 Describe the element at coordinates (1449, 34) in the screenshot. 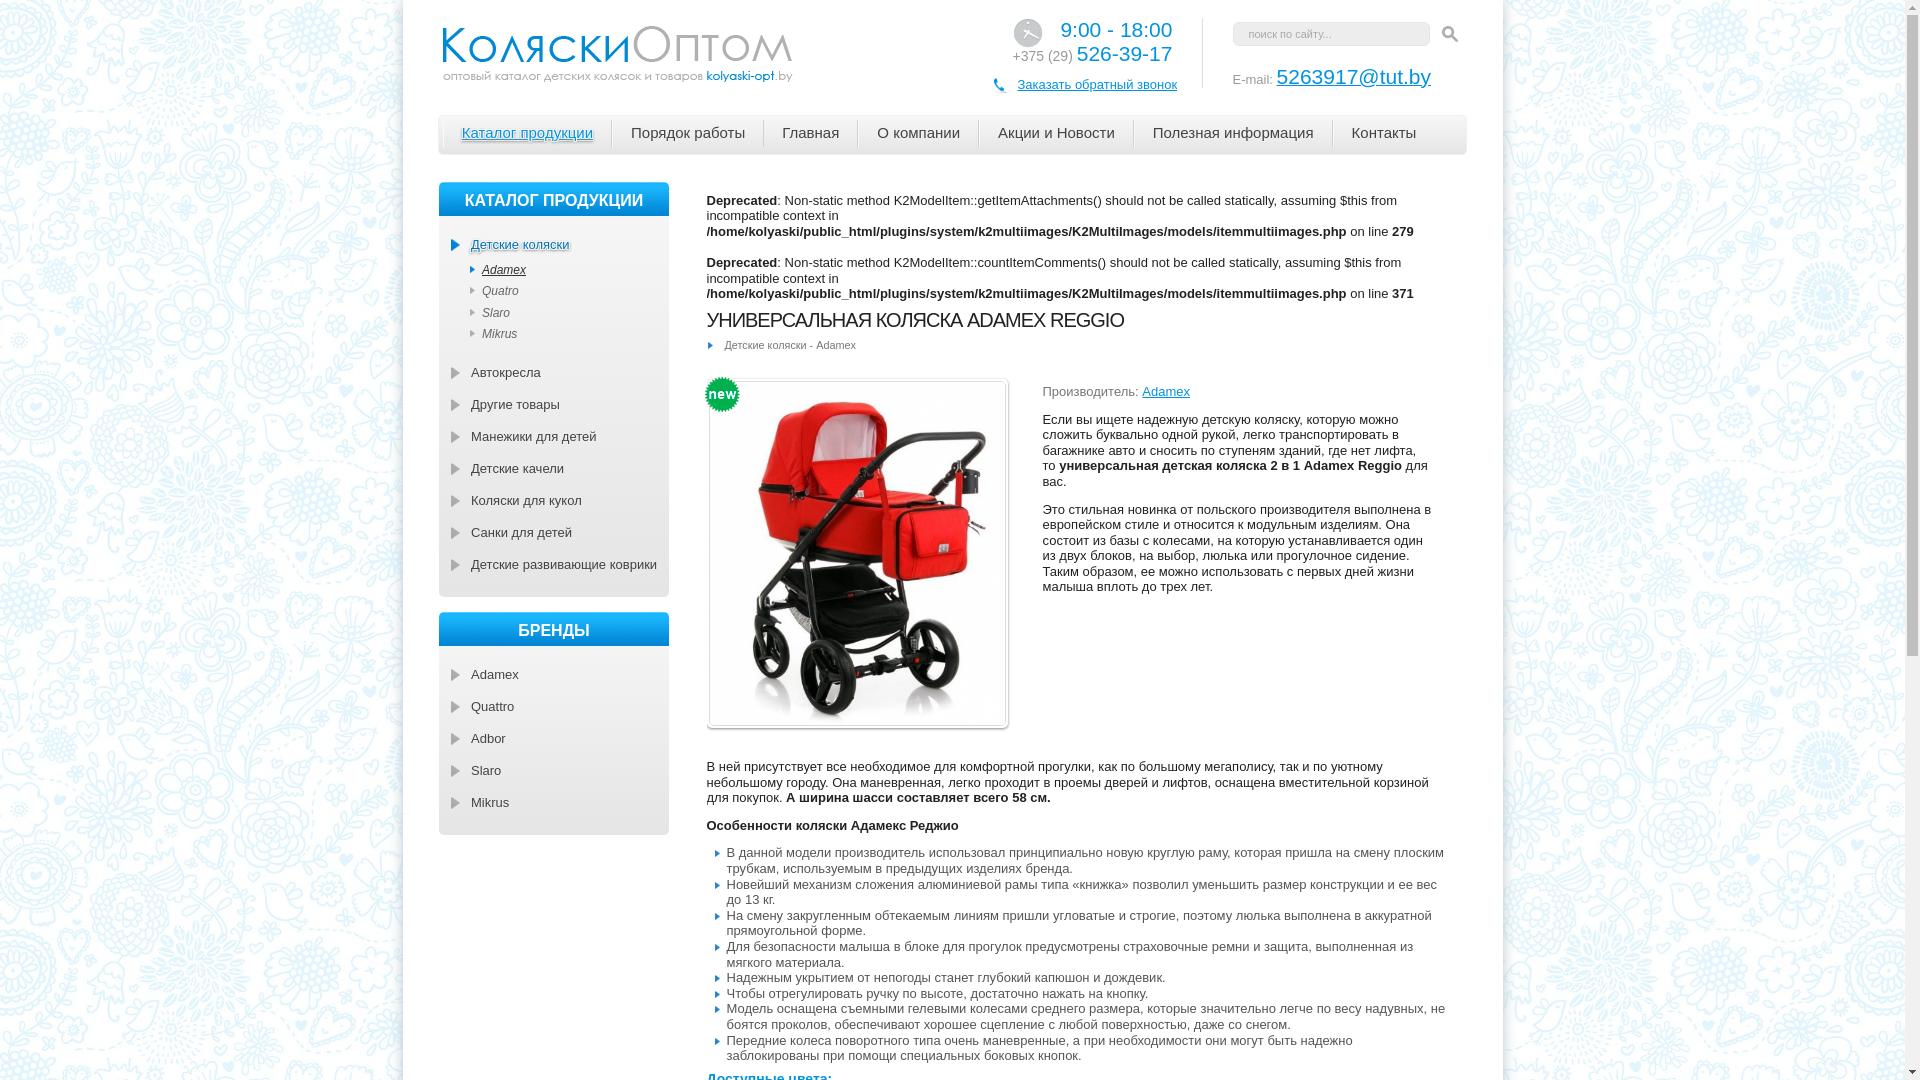

I see `' '` at that location.